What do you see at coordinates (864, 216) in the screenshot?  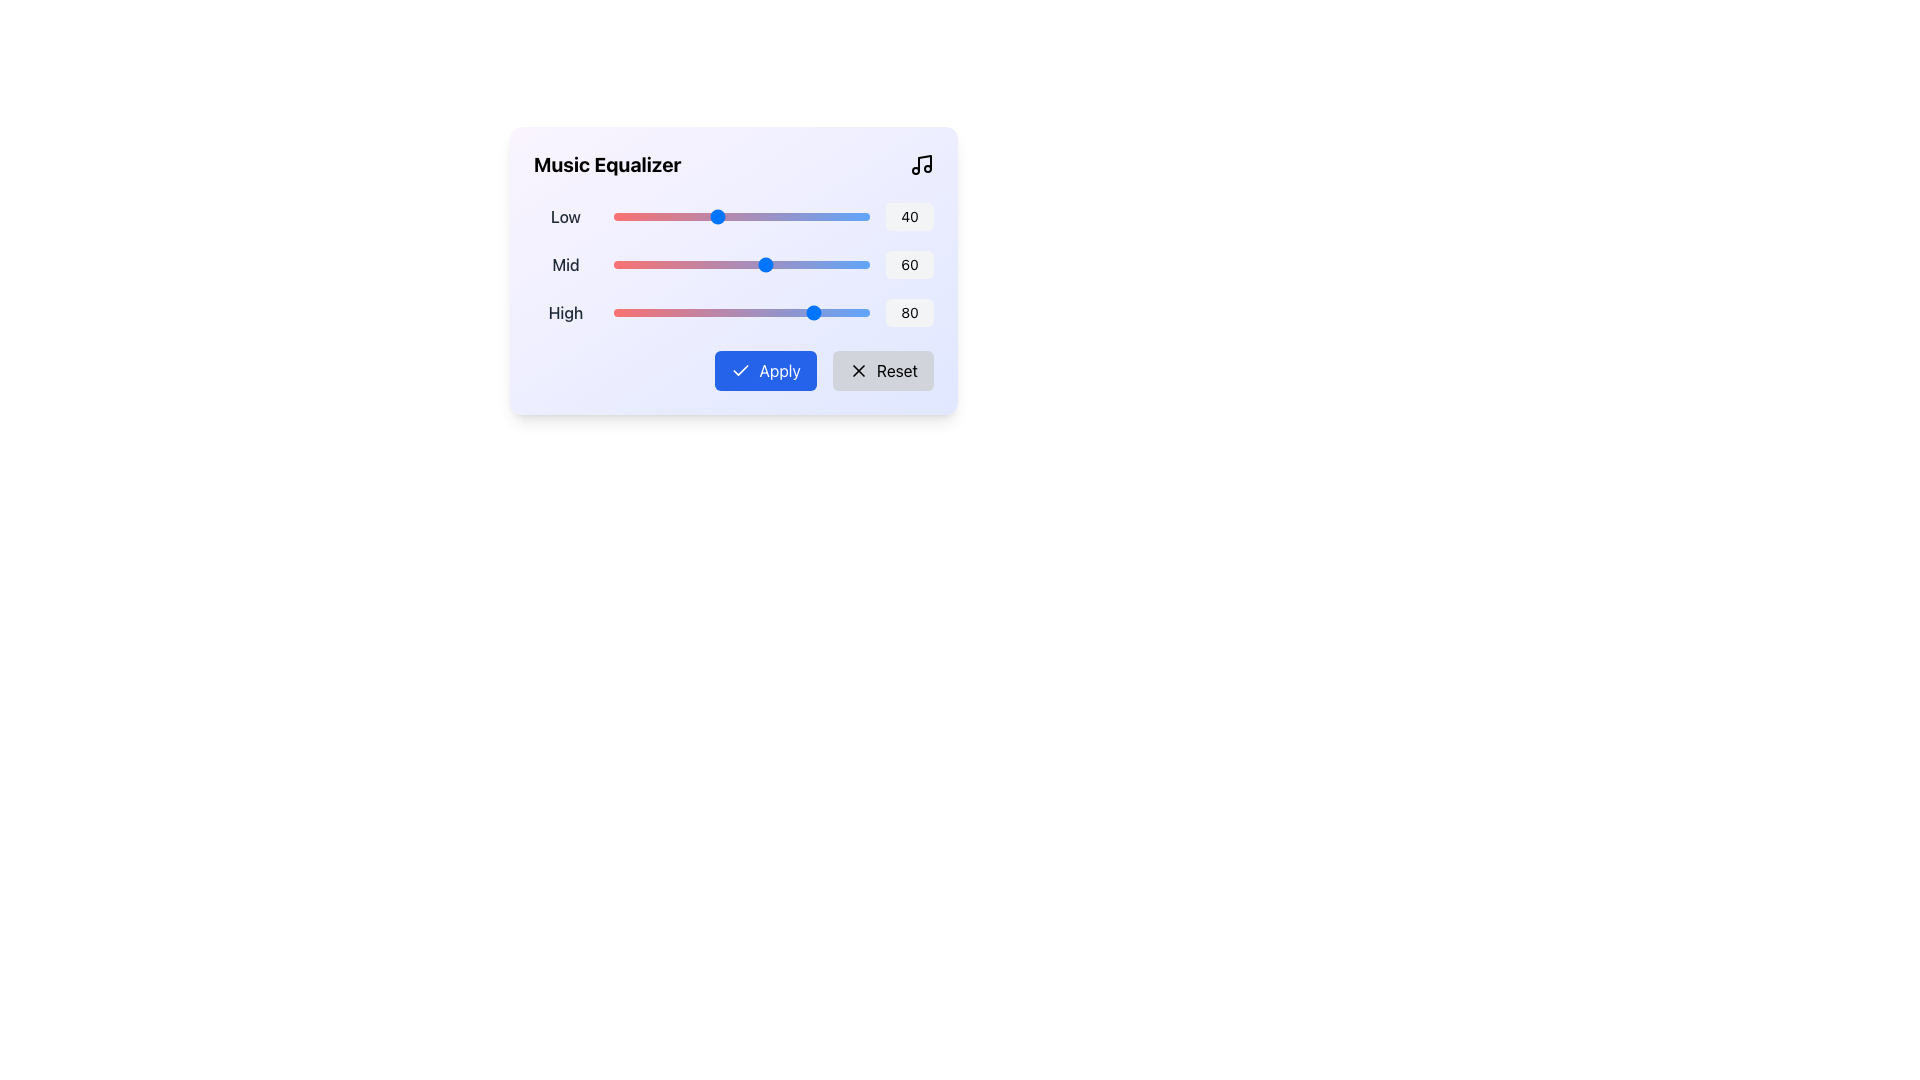 I see `the Low frequency equalizer value` at bounding box center [864, 216].